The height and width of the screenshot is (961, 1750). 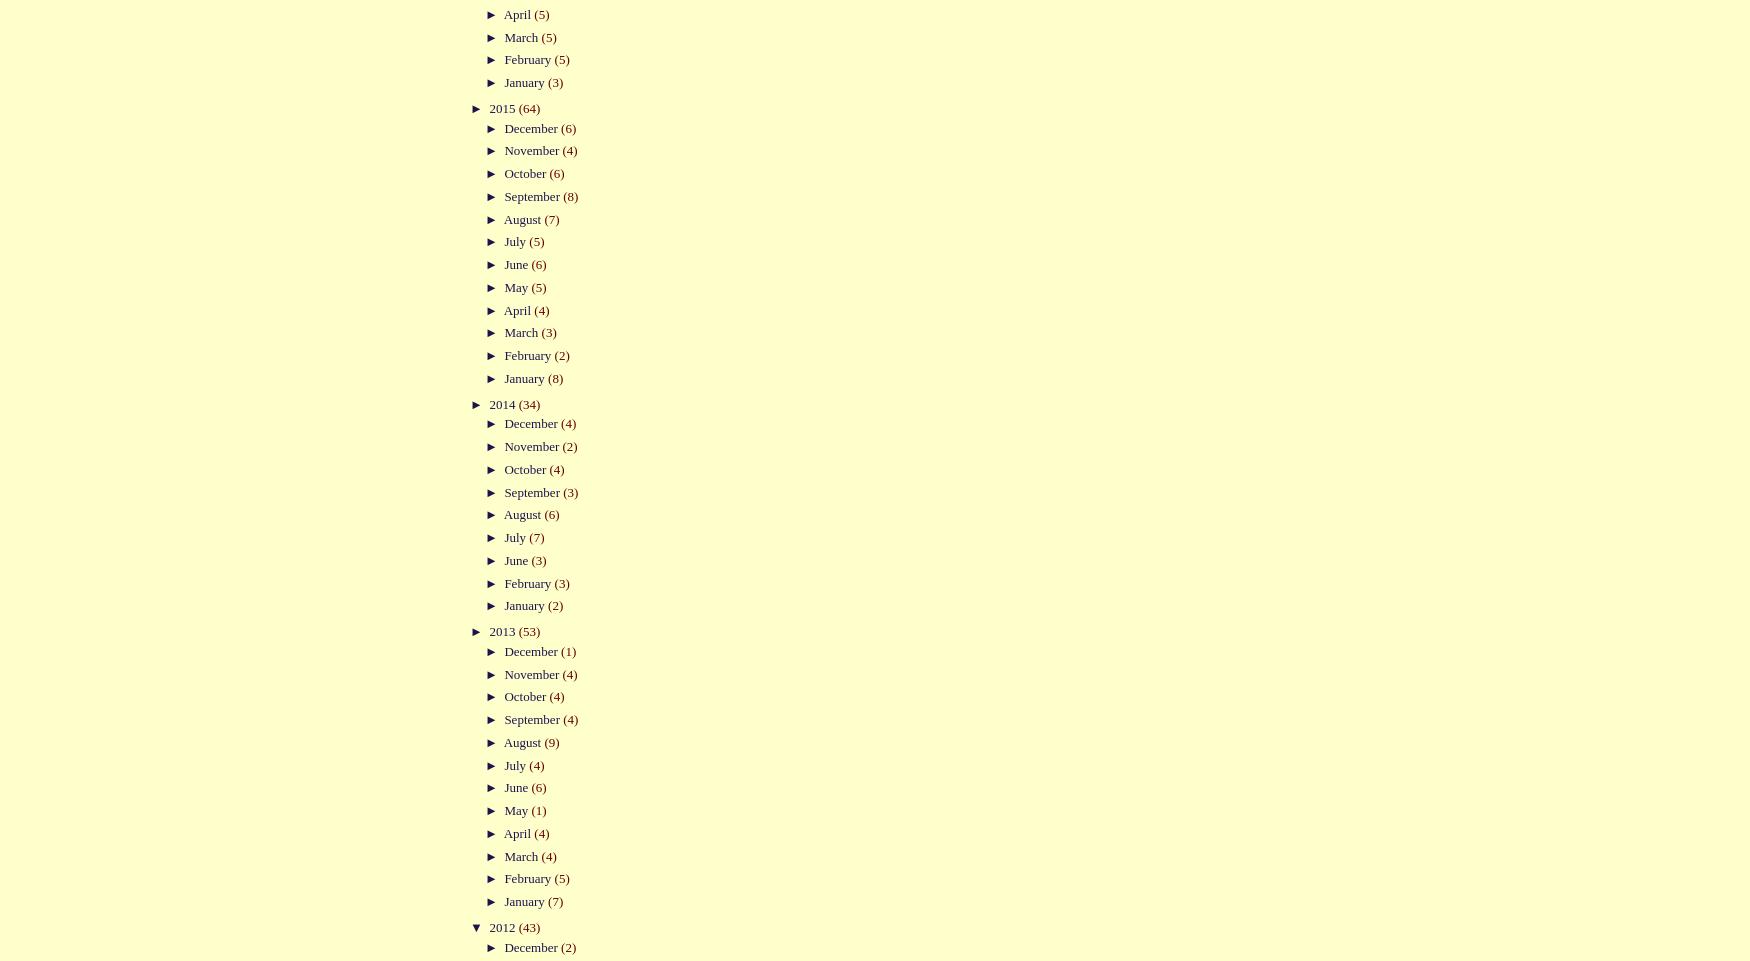 I want to click on '(43)', so click(x=517, y=927).